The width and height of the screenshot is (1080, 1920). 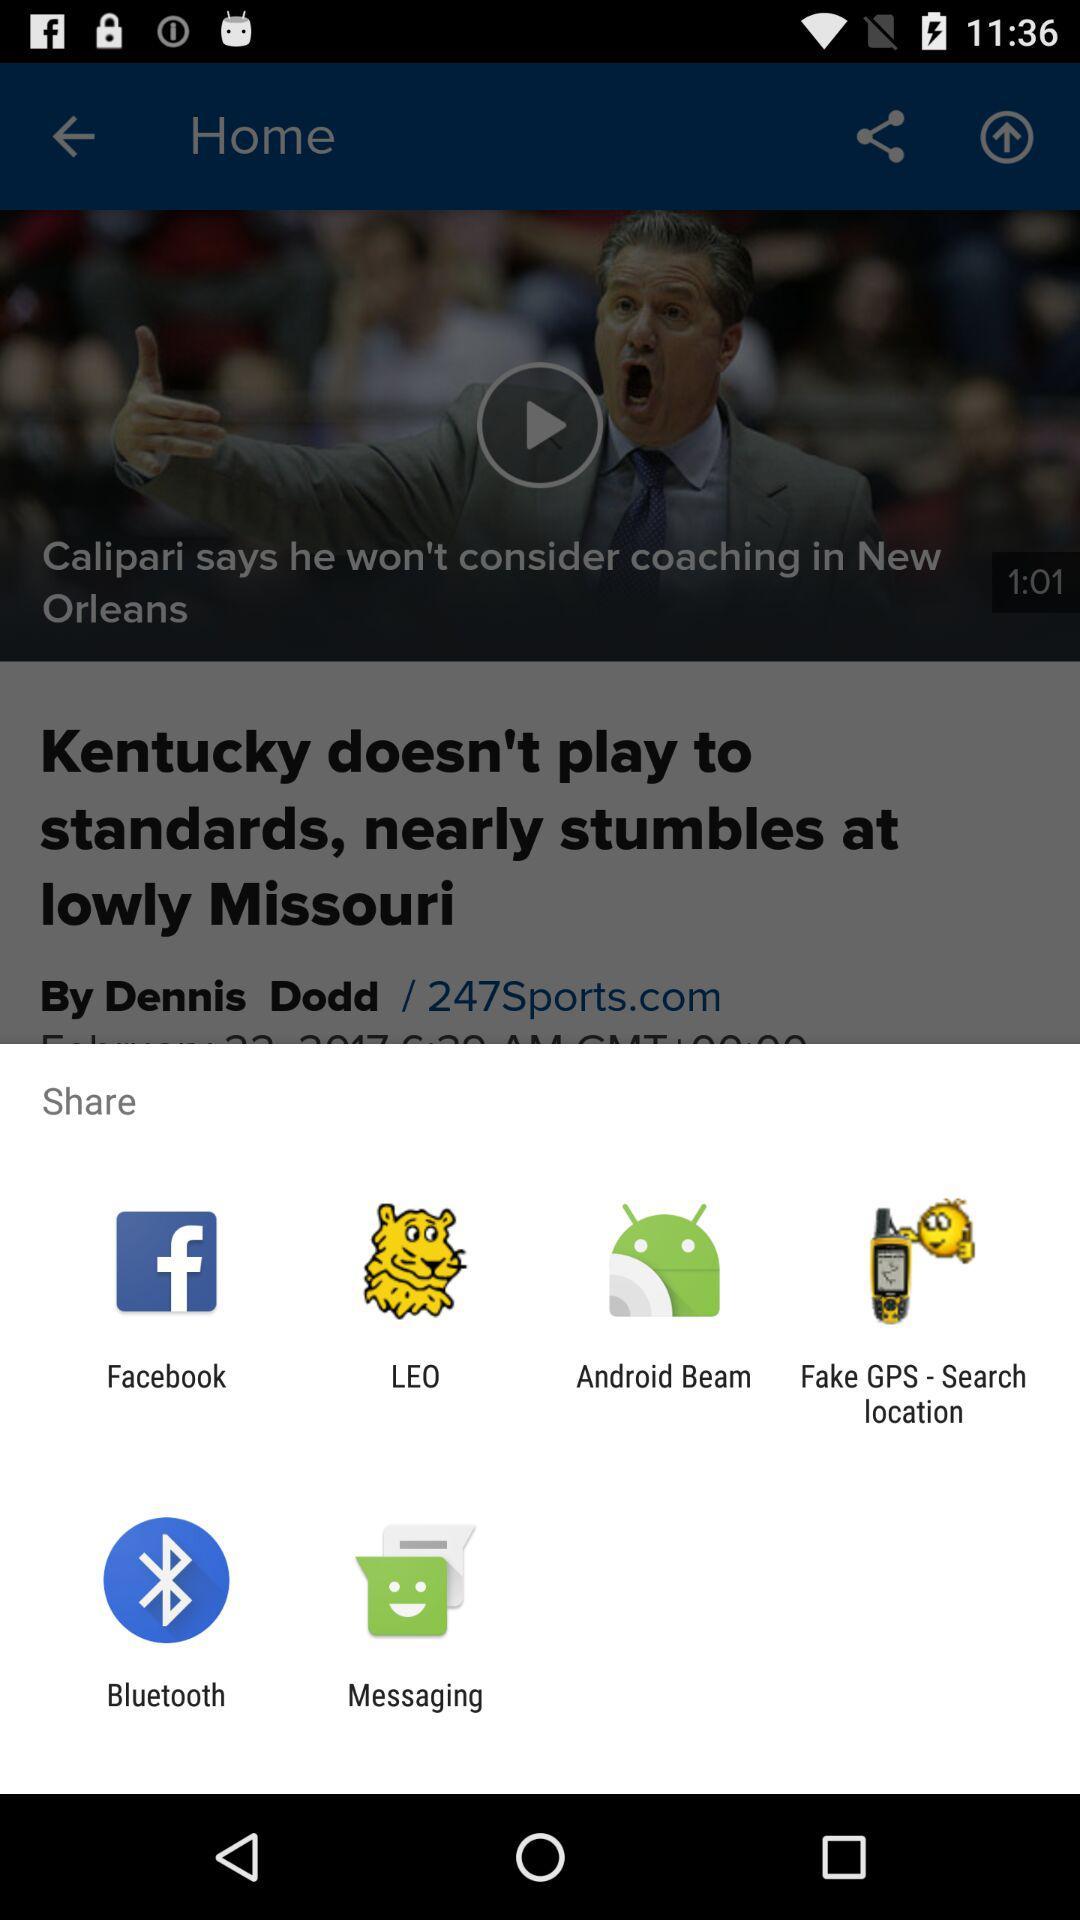 I want to click on facebook app, so click(x=165, y=1392).